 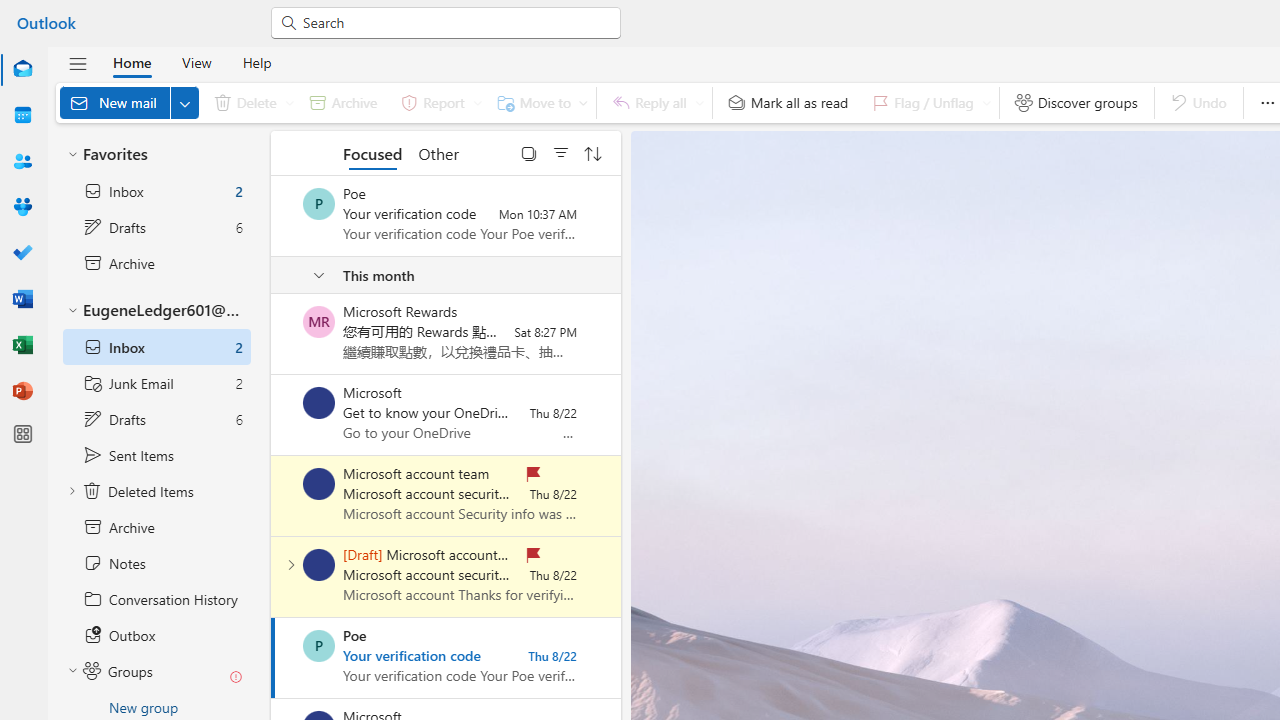 I want to click on 'Calendar', so click(x=23, y=115).